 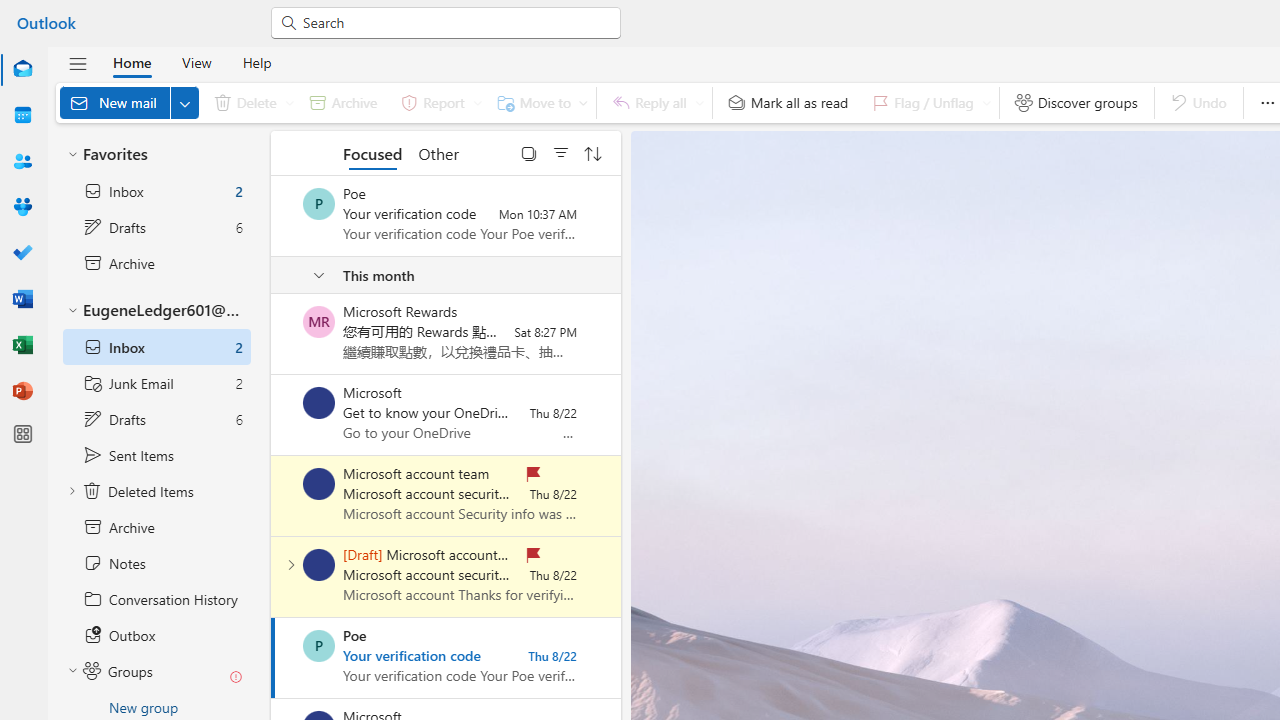 I want to click on 'Calendar', so click(x=23, y=115).